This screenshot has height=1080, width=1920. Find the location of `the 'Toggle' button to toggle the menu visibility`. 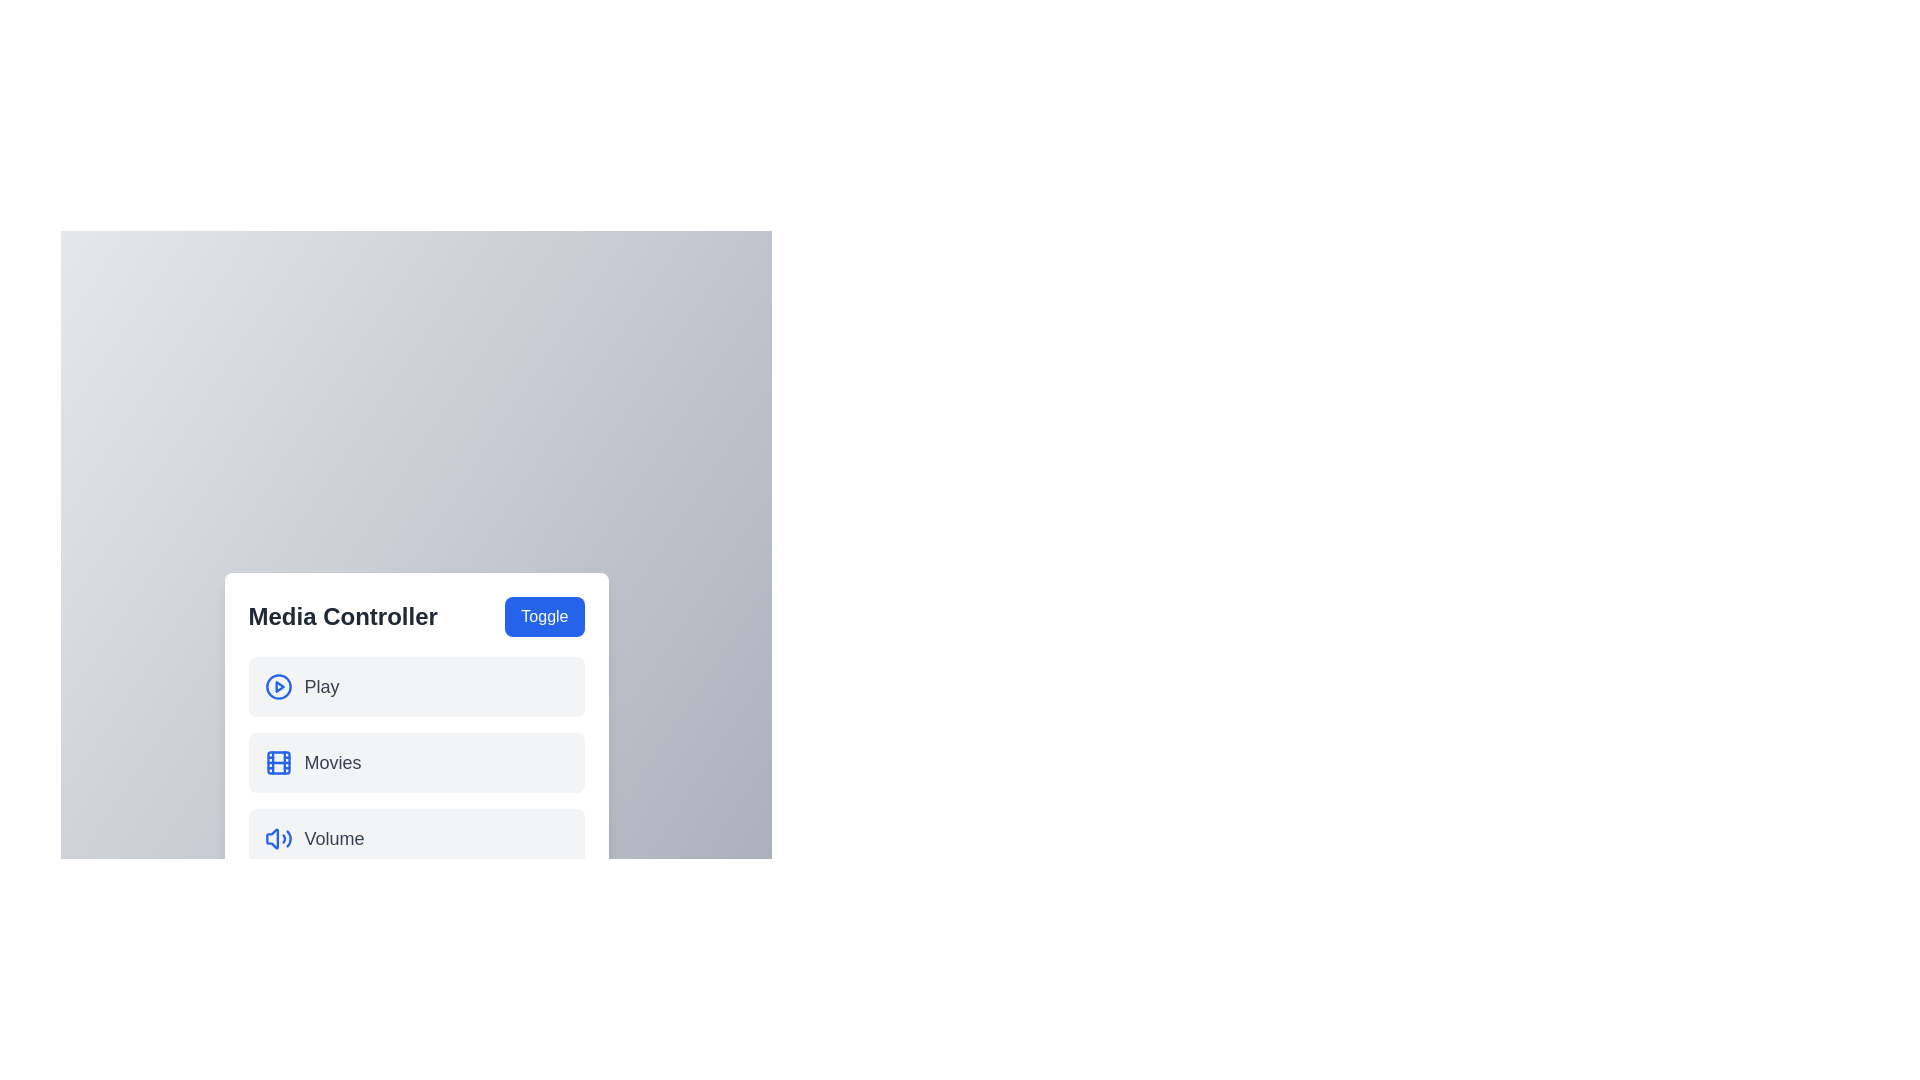

the 'Toggle' button to toggle the menu visibility is located at coordinates (544, 616).